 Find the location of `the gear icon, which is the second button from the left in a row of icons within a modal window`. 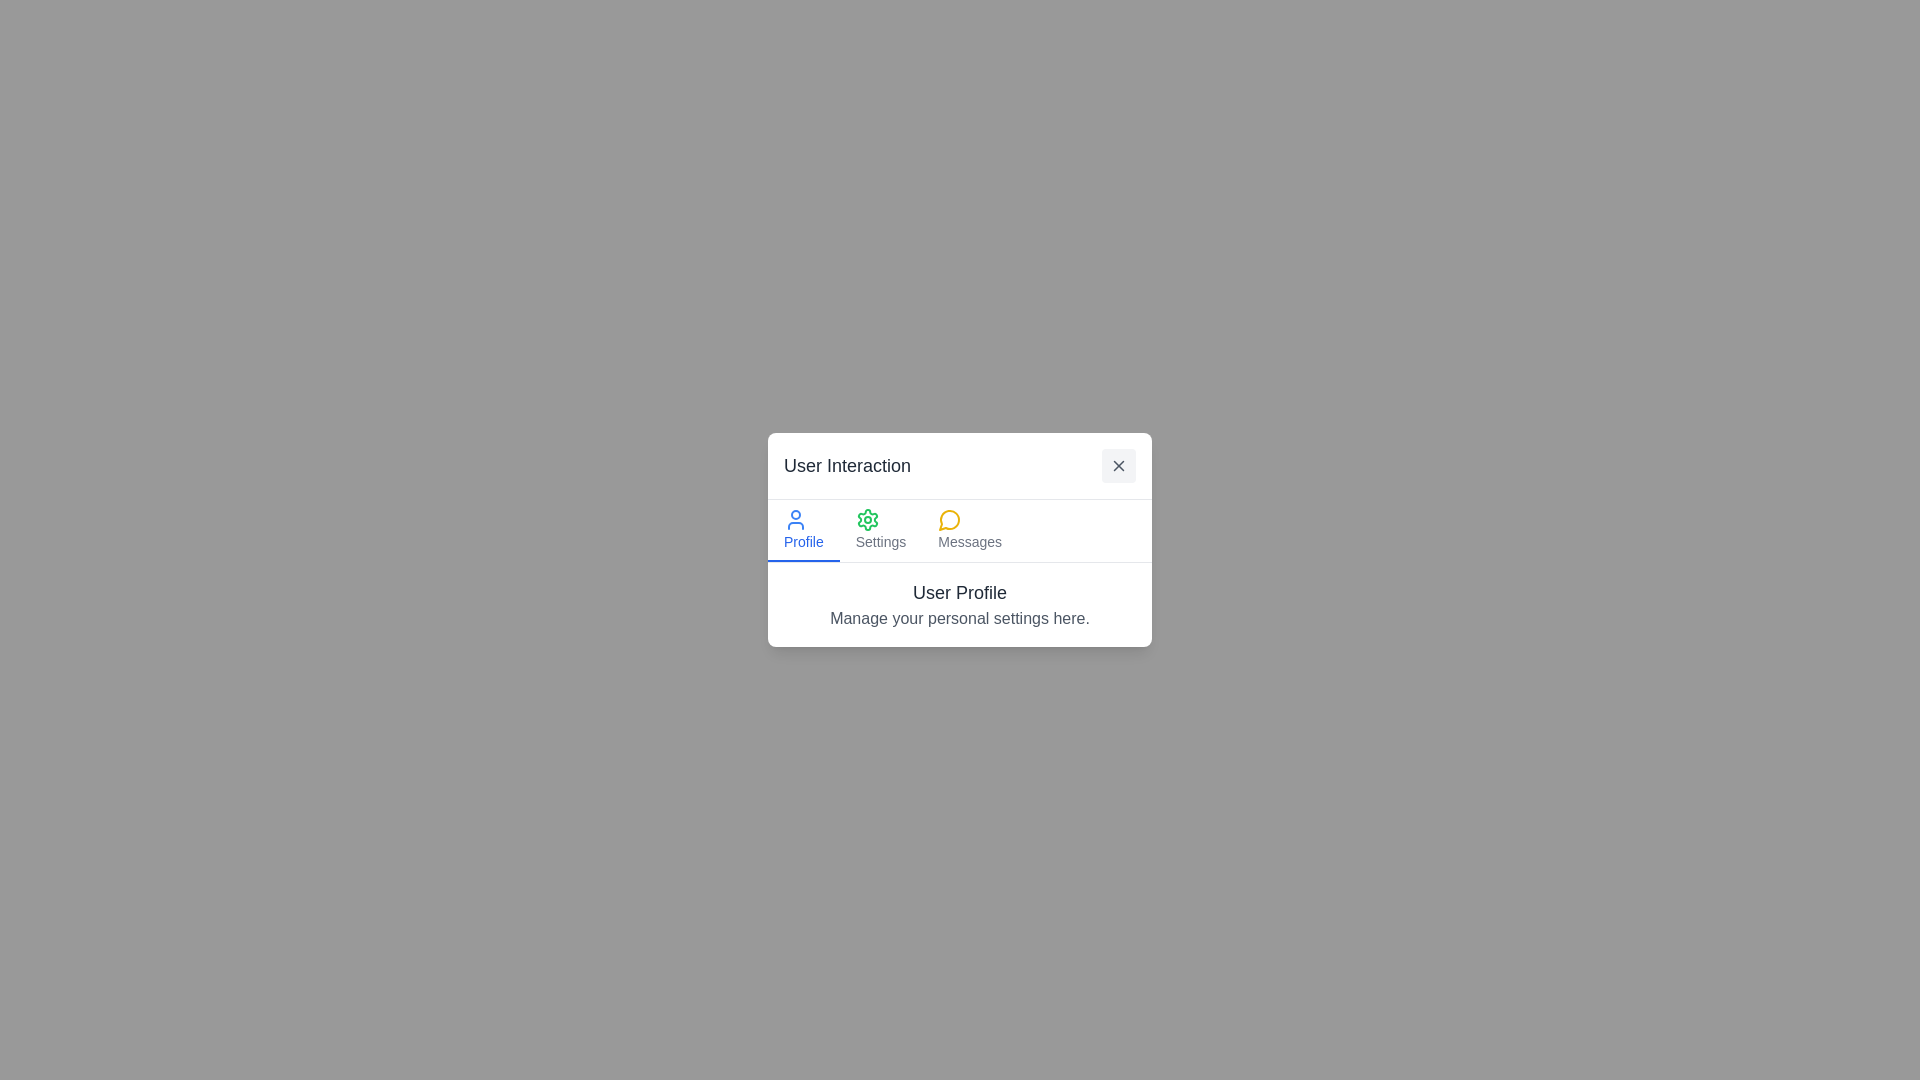

the gear icon, which is the second button from the left in a row of icons within a modal window is located at coordinates (867, 519).